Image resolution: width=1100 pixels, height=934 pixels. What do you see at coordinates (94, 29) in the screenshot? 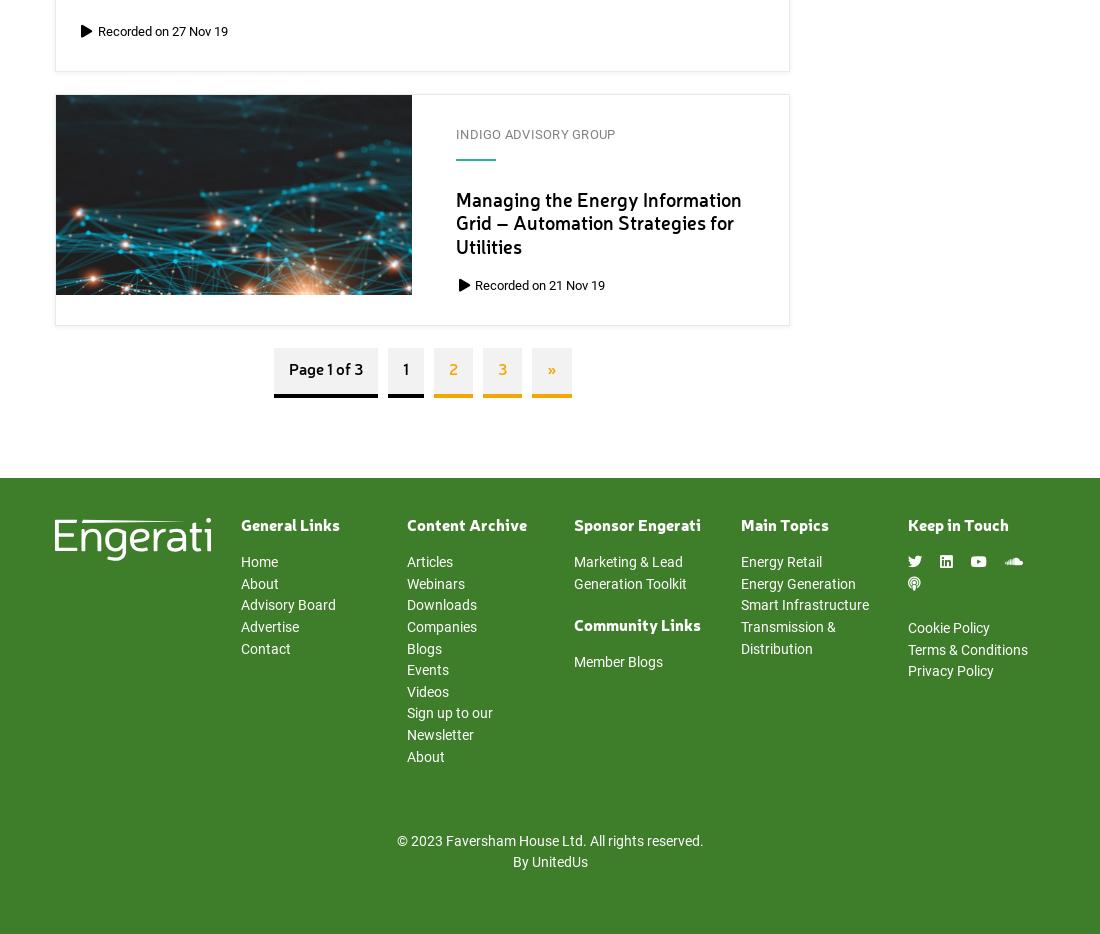
I see `'Recorded on 27 Nov 19'` at bounding box center [94, 29].